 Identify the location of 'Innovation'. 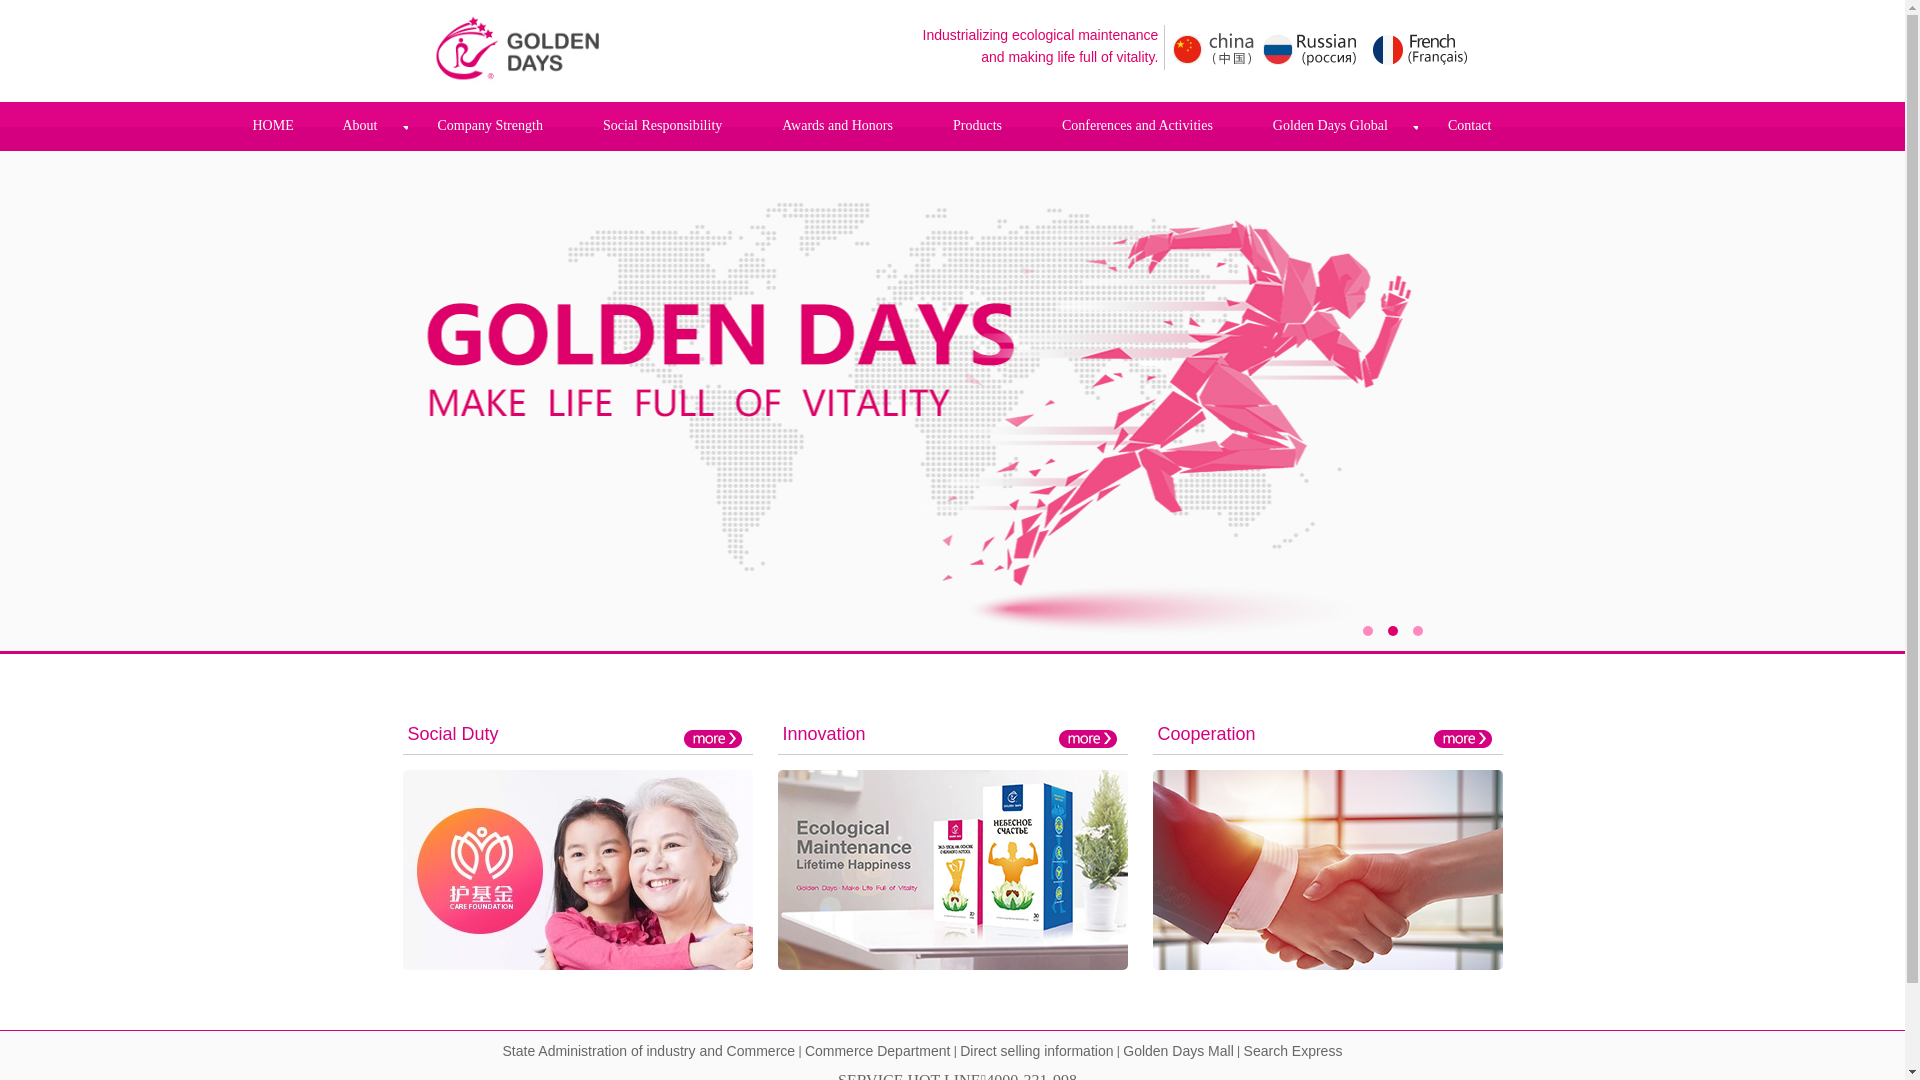
(823, 733).